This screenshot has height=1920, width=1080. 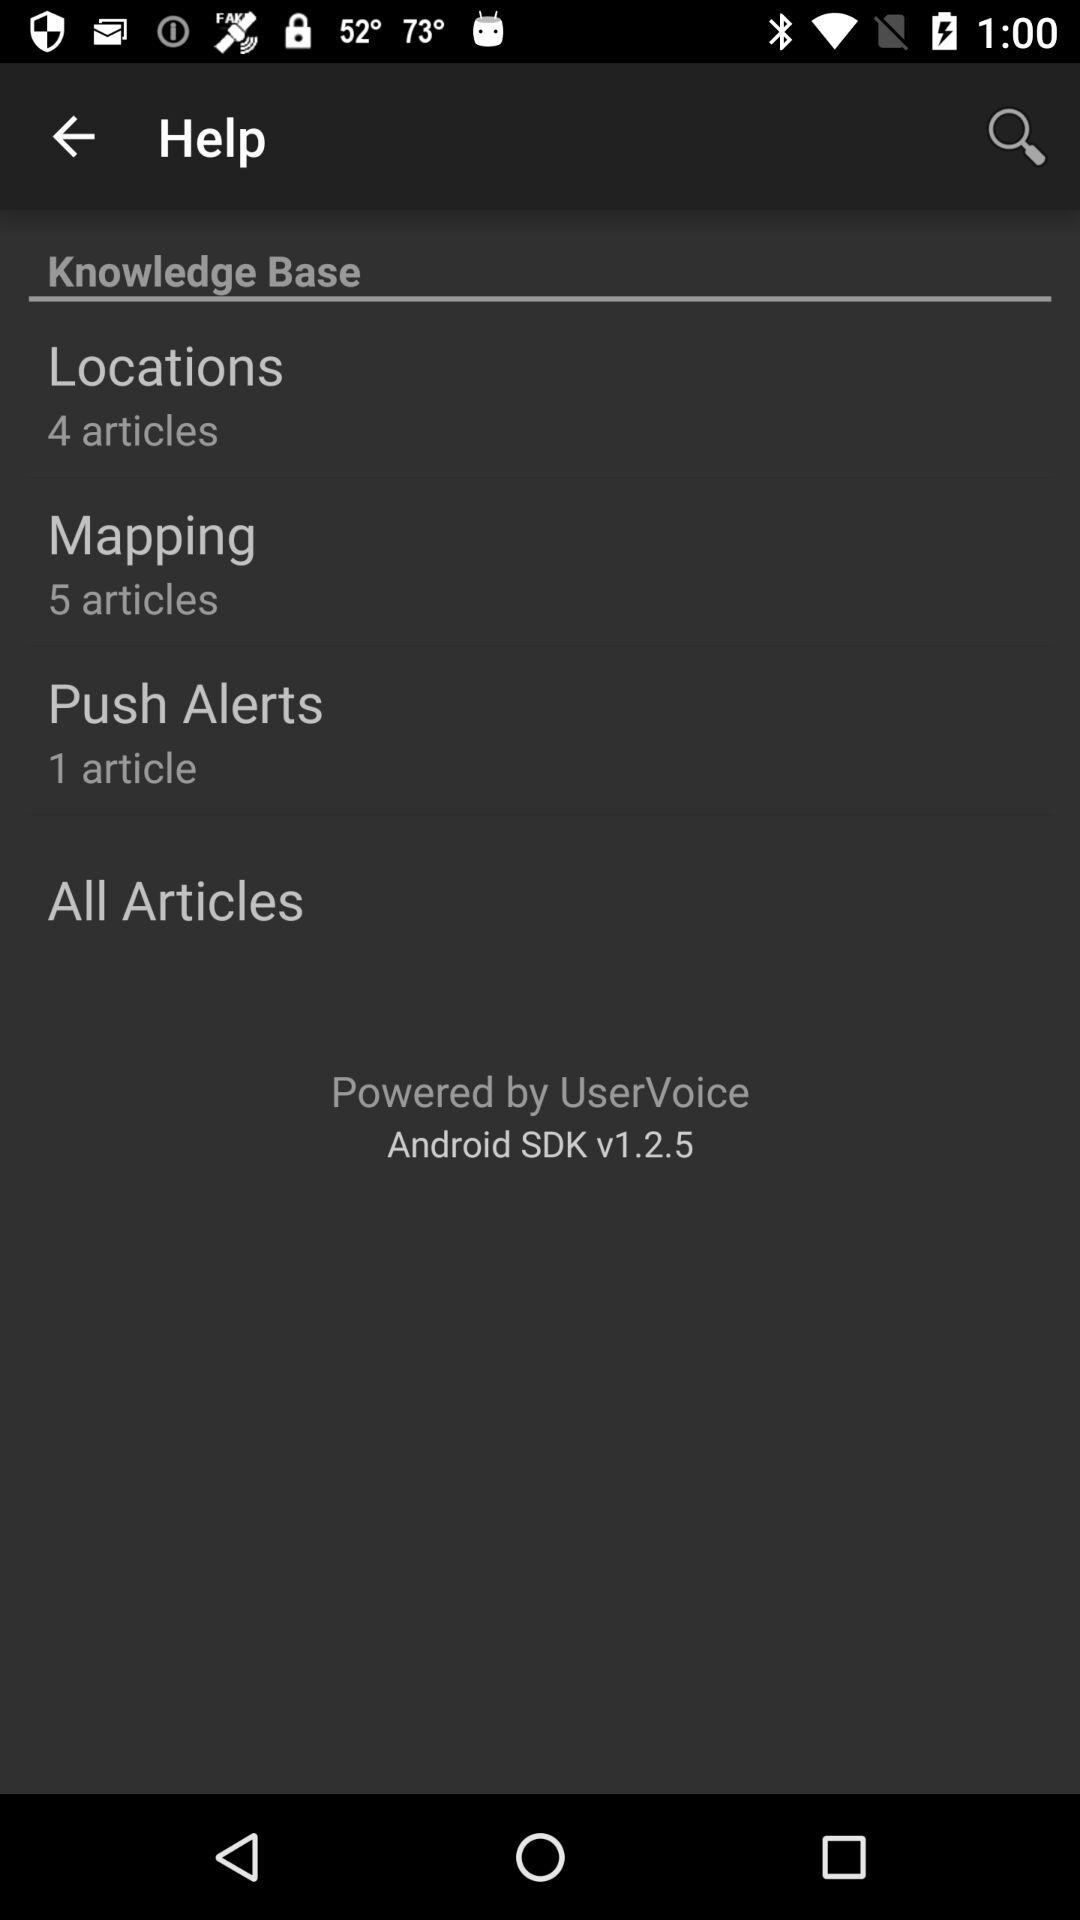 What do you see at coordinates (164, 364) in the screenshot?
I see `icon above 4 articles icon` at bounding box center [164, 364].